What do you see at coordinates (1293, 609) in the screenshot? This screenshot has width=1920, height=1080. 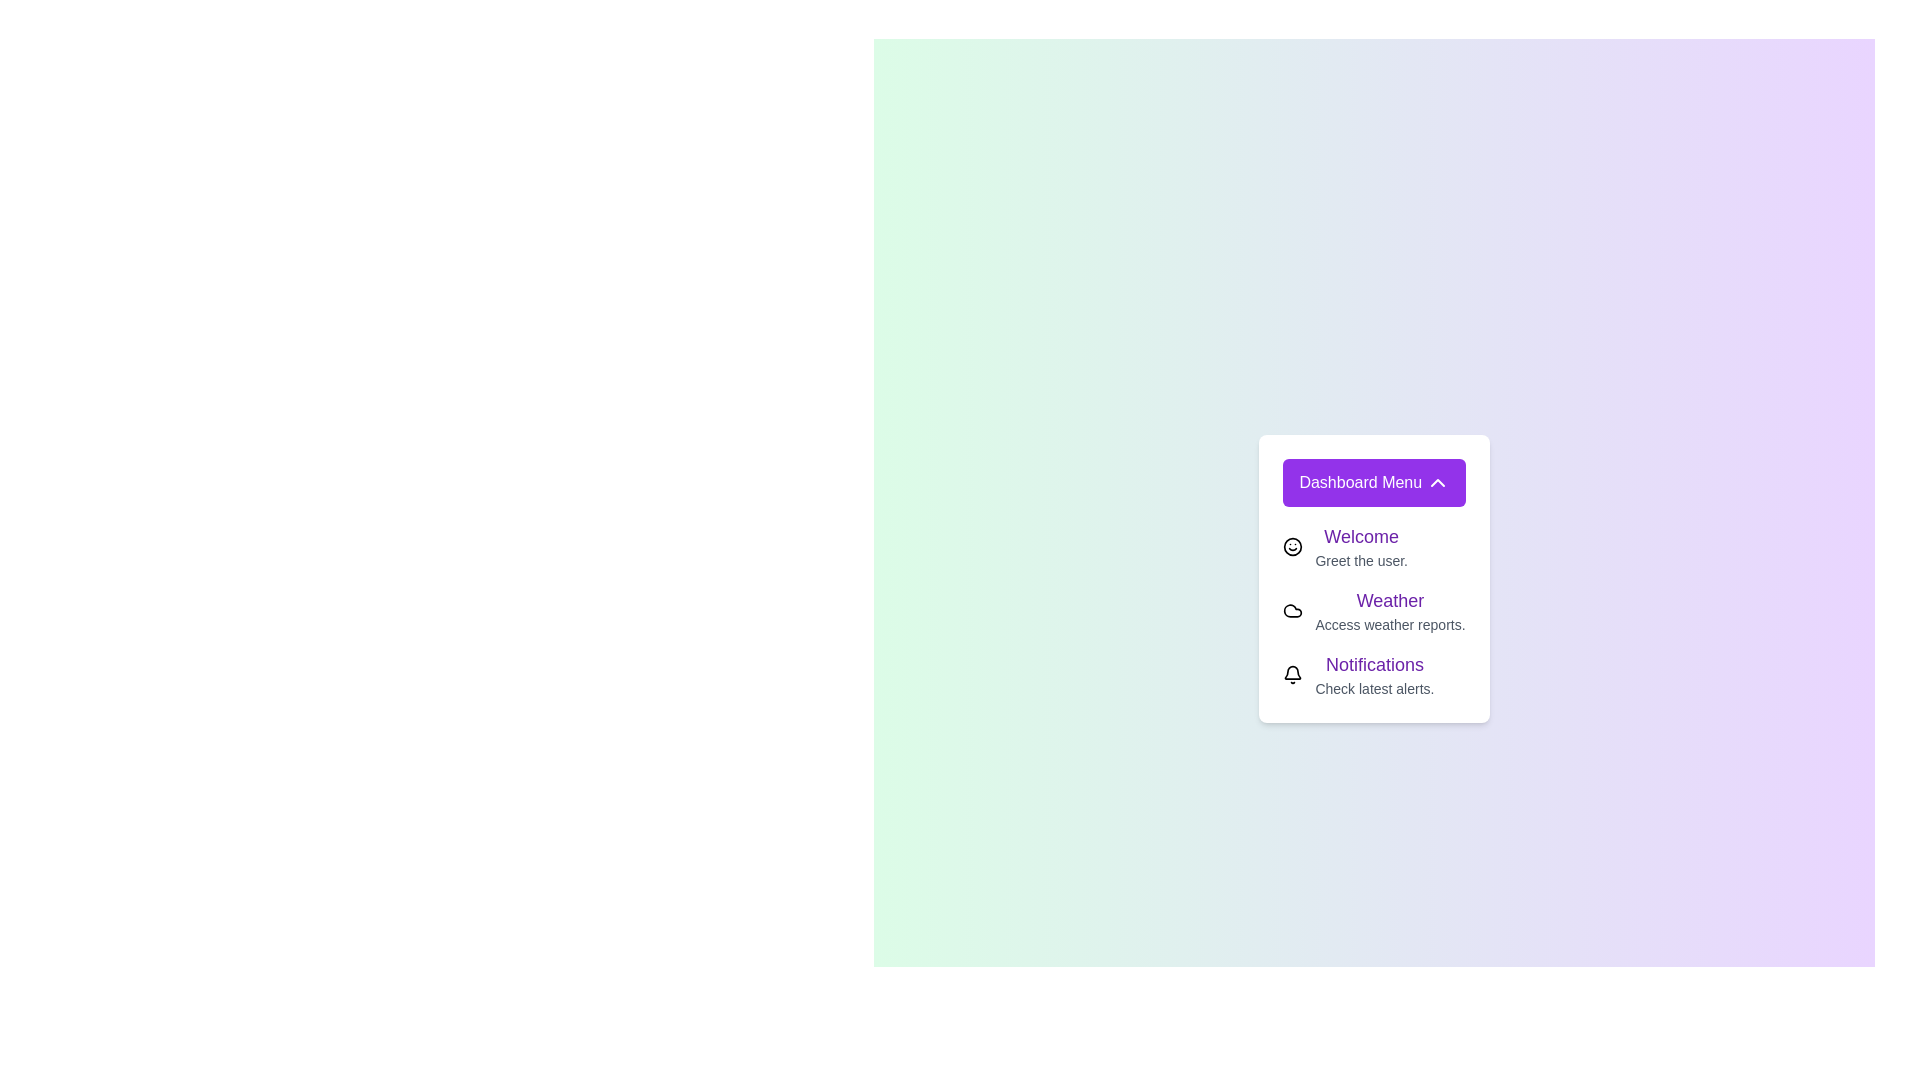 I see `the element Weather to display its tooltip` at bounding box center [1293, 609].